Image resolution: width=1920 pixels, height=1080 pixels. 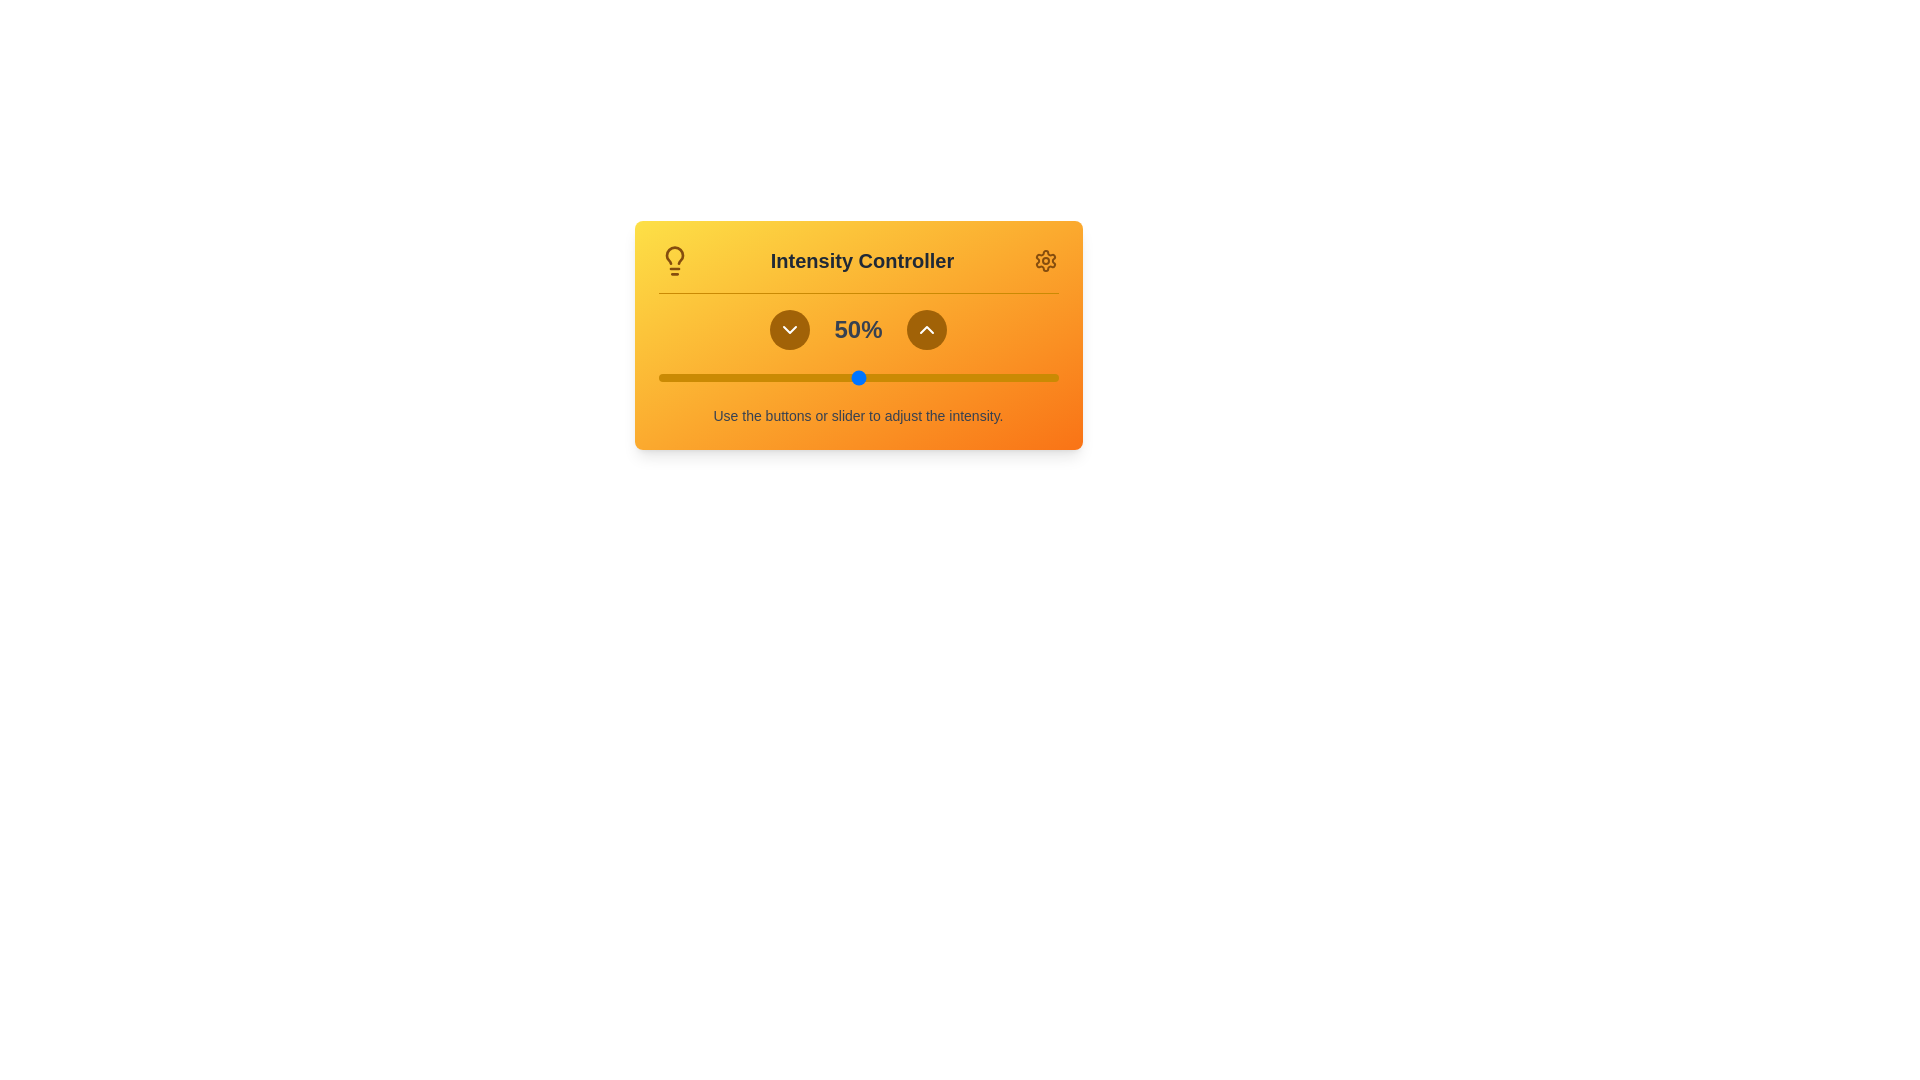 I want to click on the intensity, so click(x=814, y=378).